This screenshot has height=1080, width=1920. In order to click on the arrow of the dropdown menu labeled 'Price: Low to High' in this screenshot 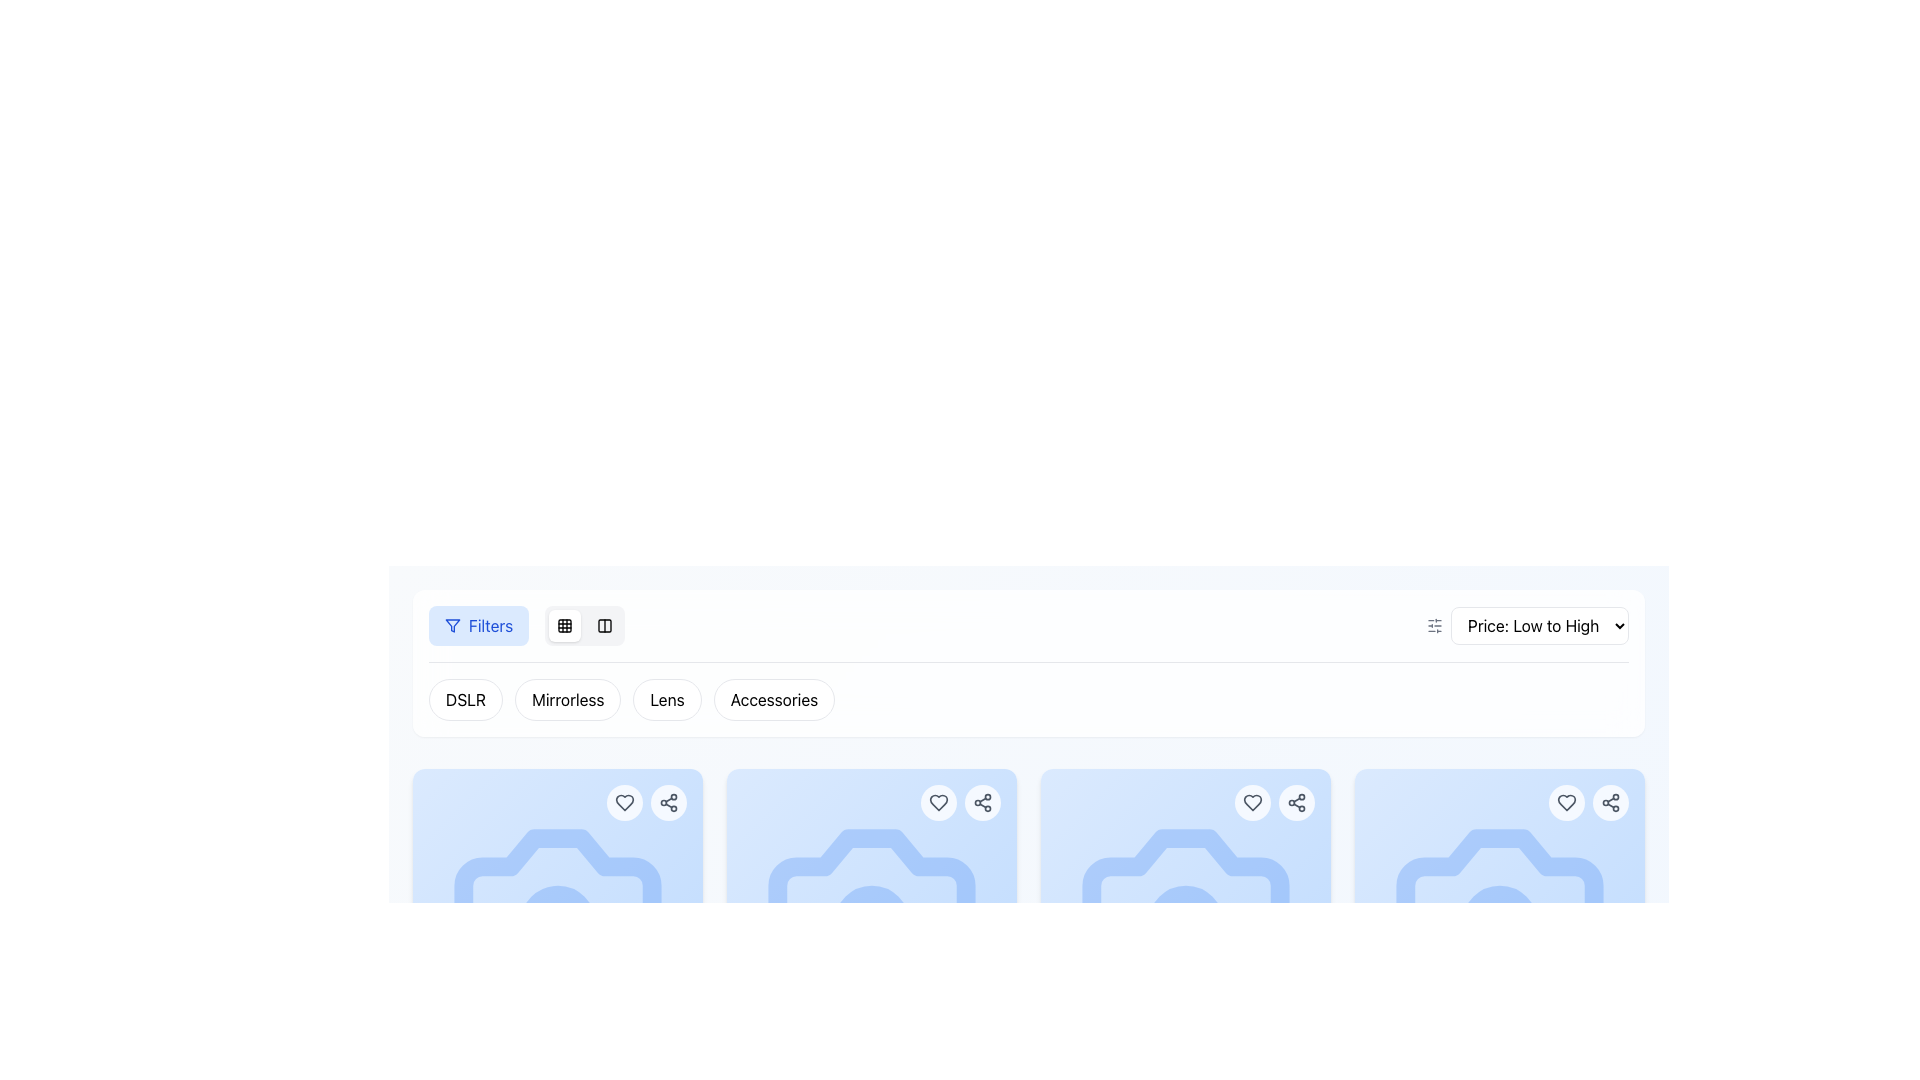, I will do `click(1539, 624)`.